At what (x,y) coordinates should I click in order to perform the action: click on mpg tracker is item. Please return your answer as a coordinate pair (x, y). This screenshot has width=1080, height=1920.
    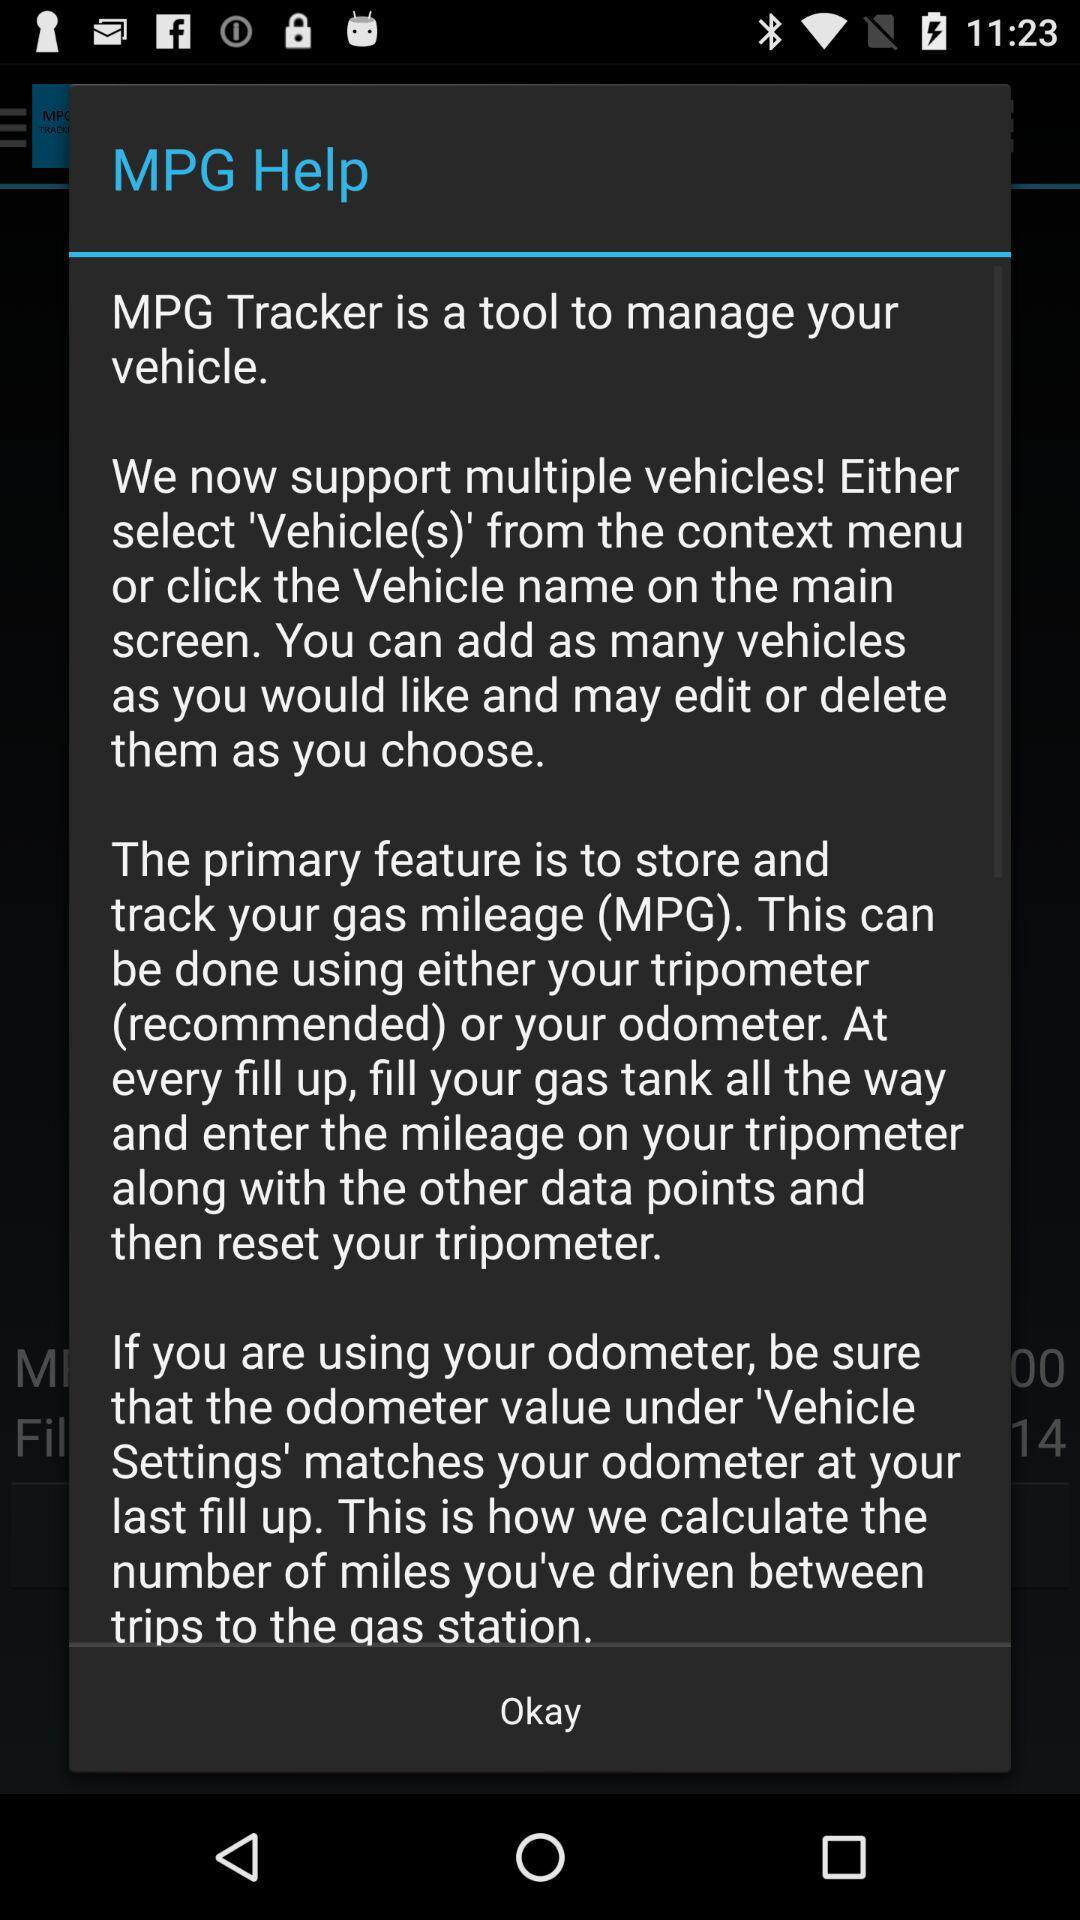
    Looking at the image, I should click on (540, 950).